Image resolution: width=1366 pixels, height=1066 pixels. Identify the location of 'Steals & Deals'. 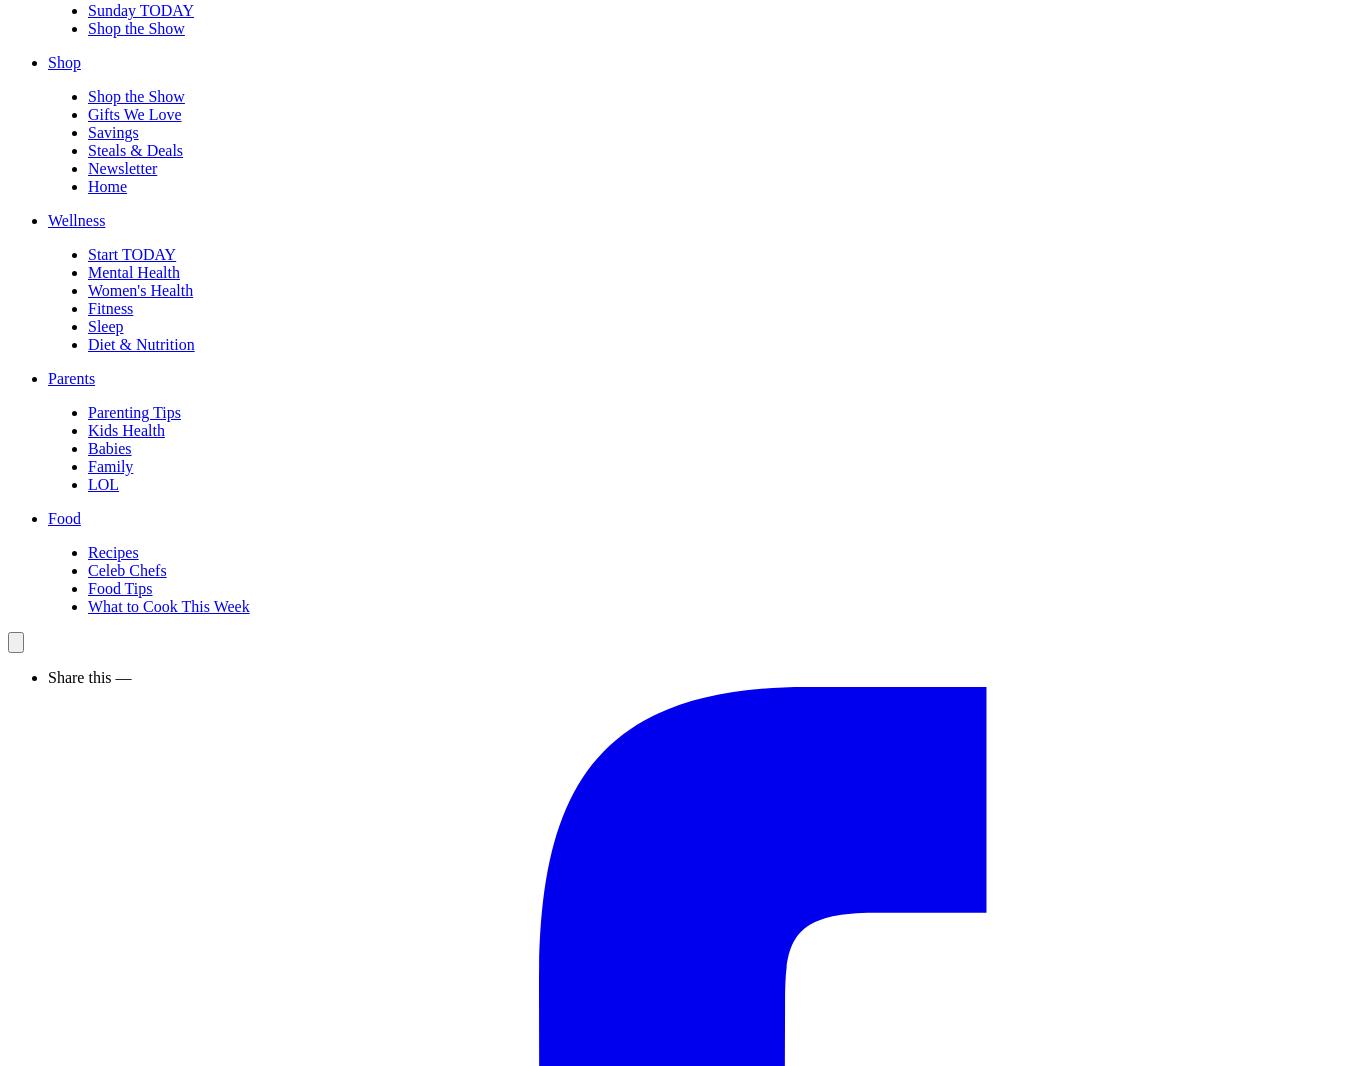
(134, 149).